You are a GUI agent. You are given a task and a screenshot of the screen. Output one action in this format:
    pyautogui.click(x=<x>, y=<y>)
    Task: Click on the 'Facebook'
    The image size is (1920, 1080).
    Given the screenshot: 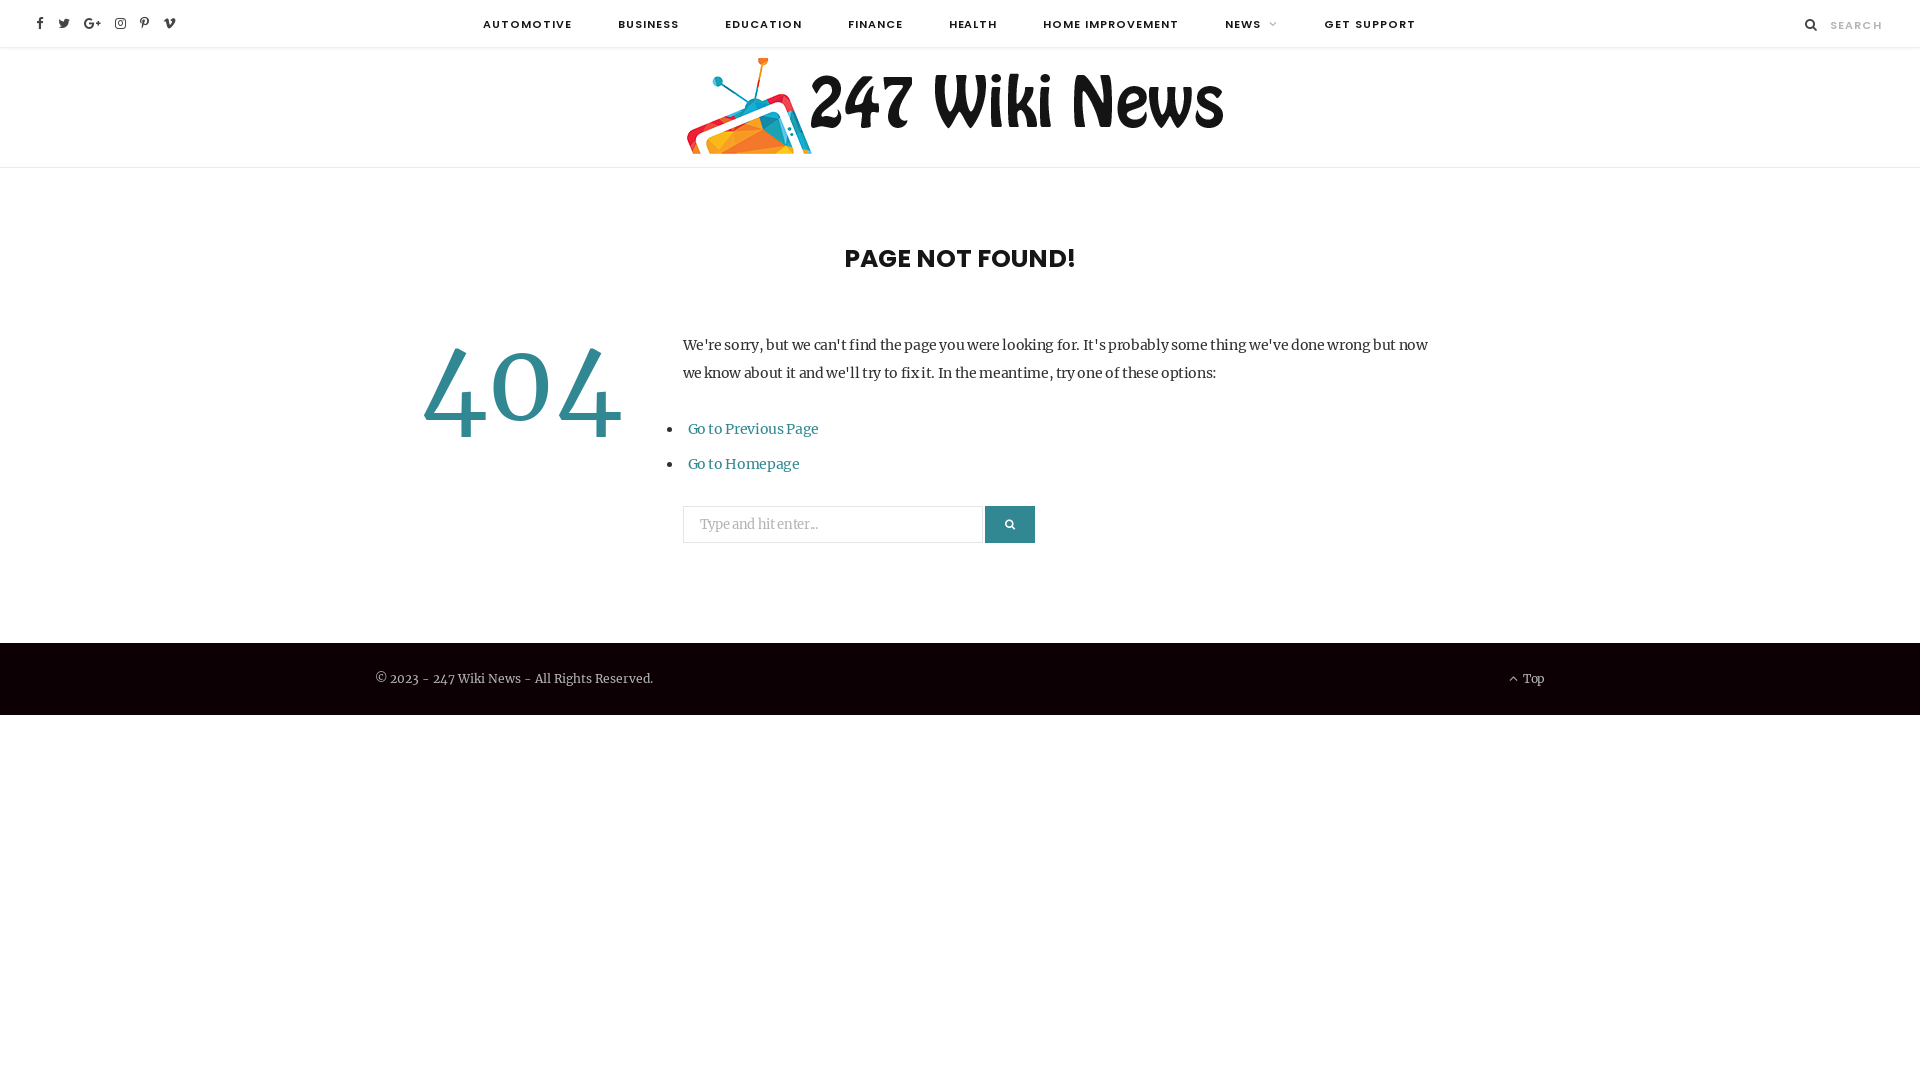 What is the action you would take?
    pyautogui.click(x=39, y=23)
    